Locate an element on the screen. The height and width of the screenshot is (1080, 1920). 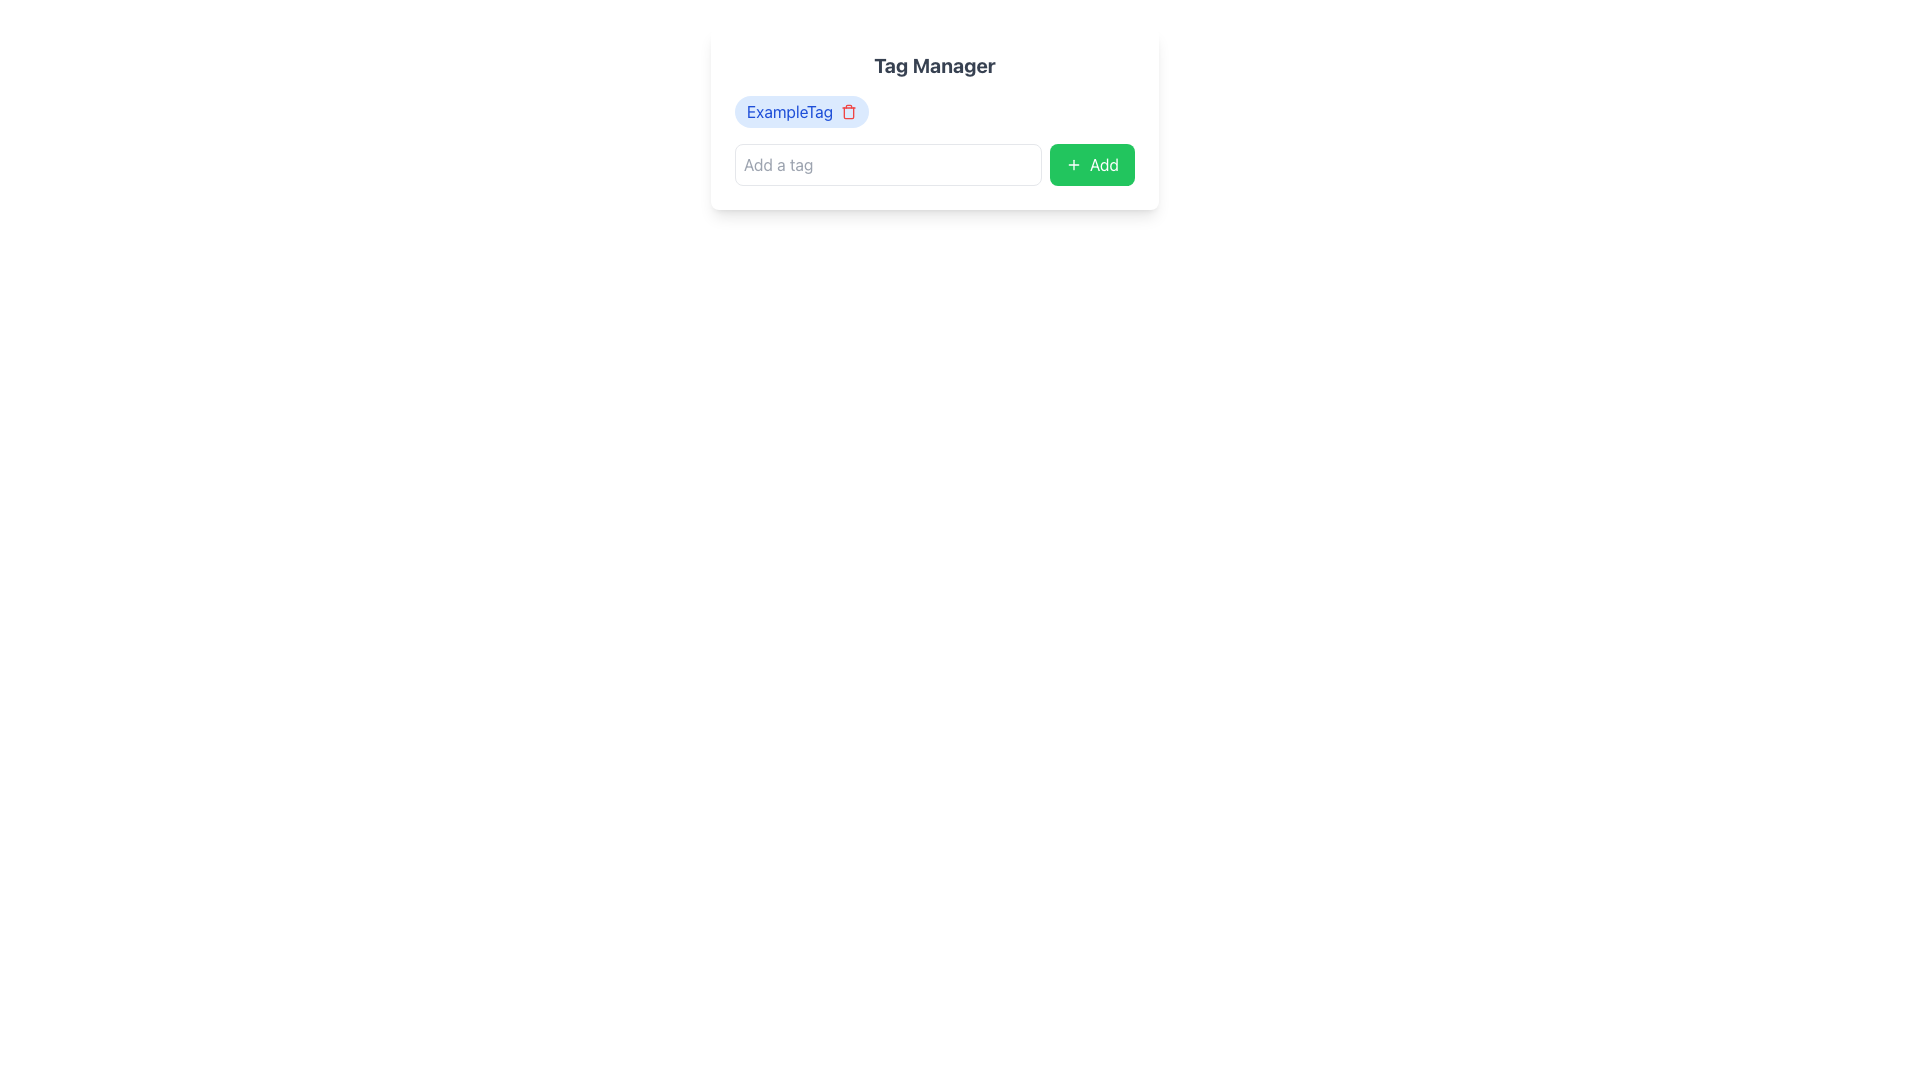
the trash can icon, which is a rectangular icon with rounded edges, located next to the text 'ExampleTag' in the SVG illustration is located at coordinates (849, 113).